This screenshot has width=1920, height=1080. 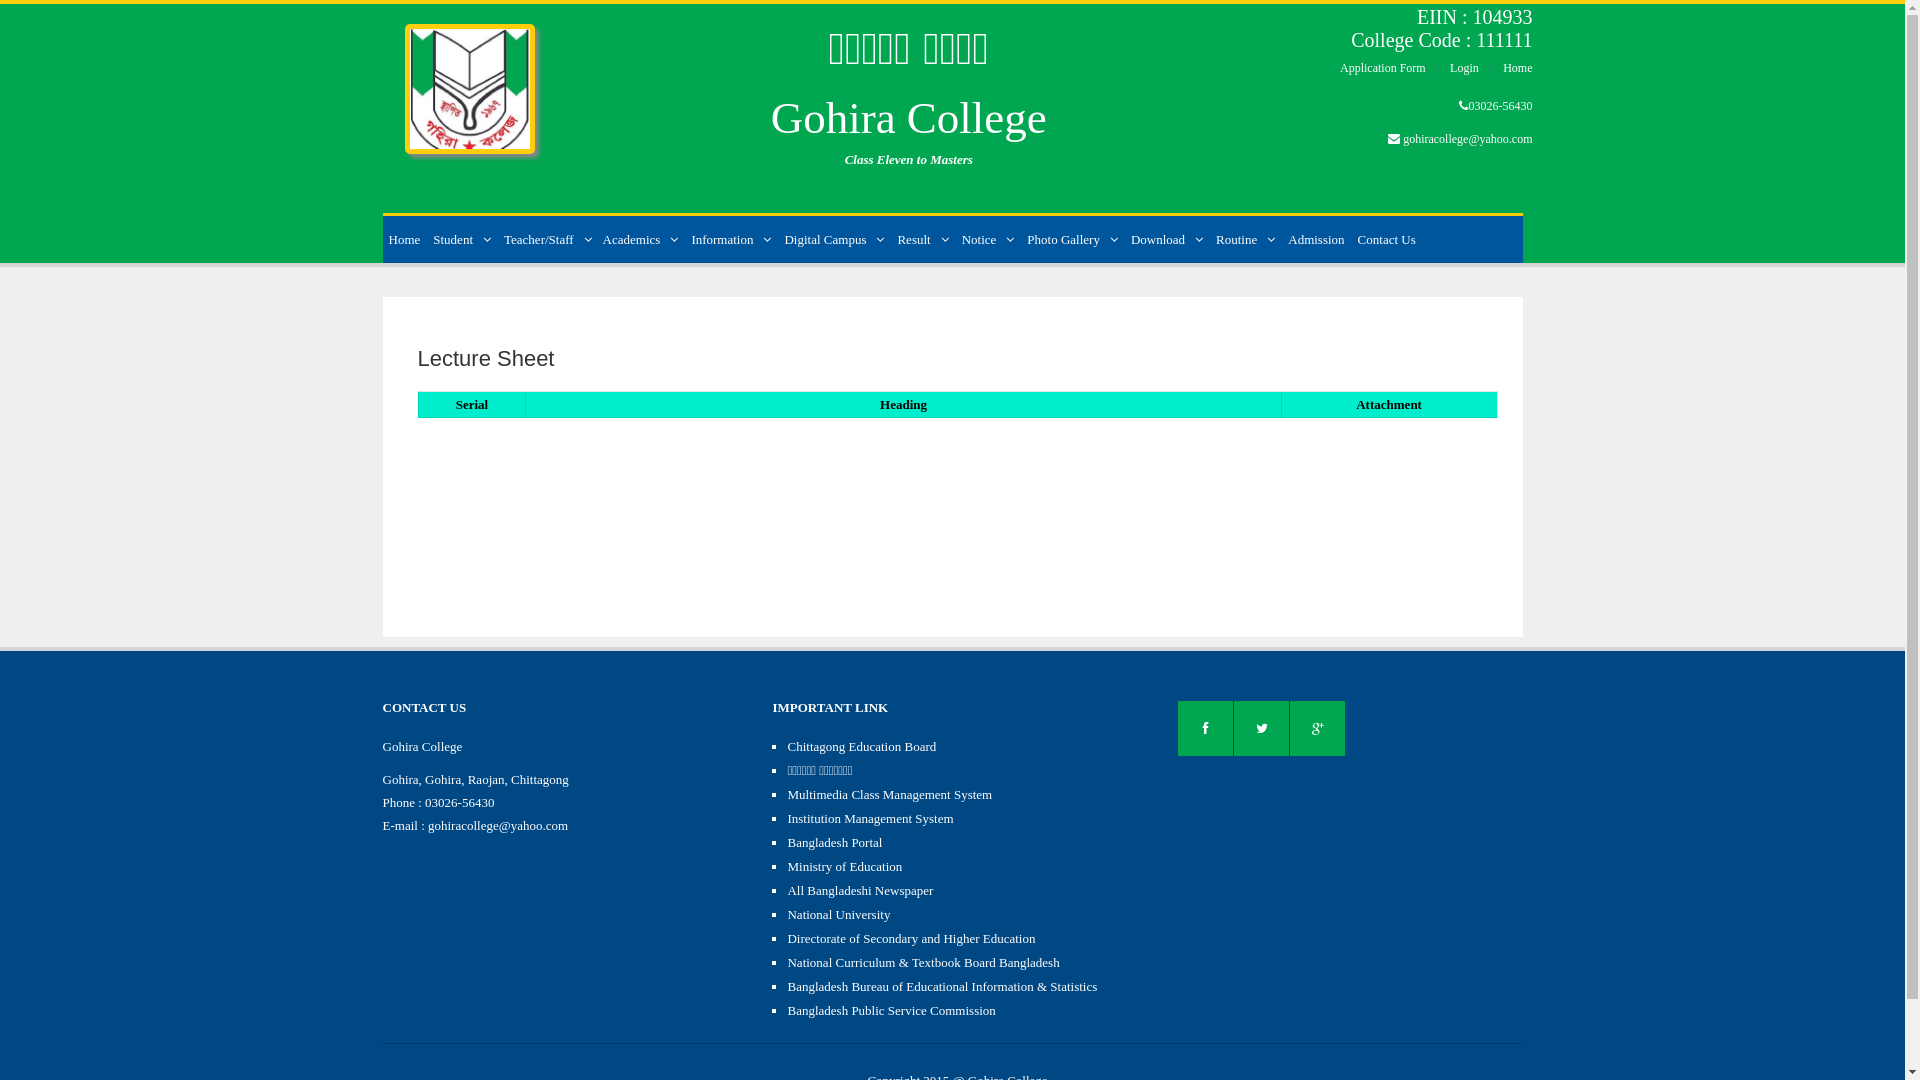 What do you see at coordinates (469, 76) in the screenshot?
I see `'Home'` at bounding box center [469, 76].